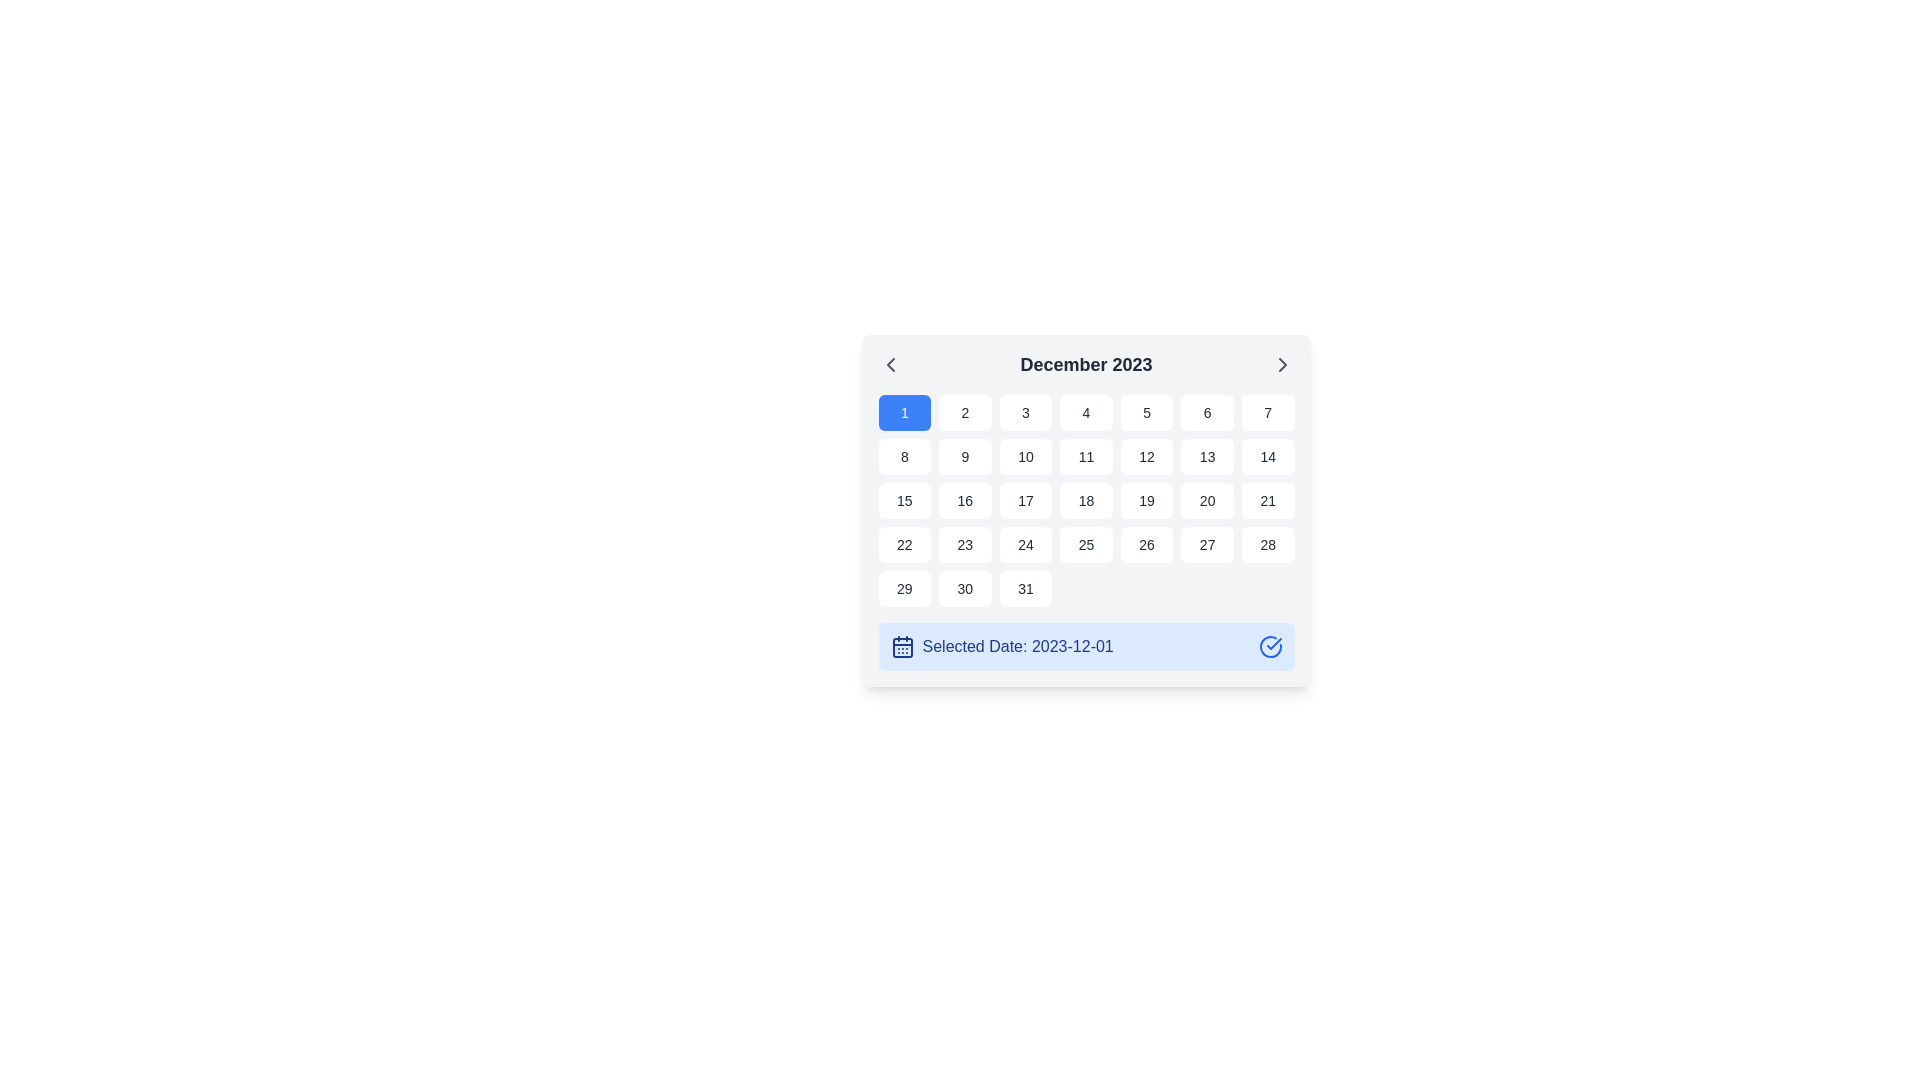 The image size is (1920, 1080). What do you see at coordinates (1147, 500) in the screenshot?
I see `the button representing the 19th date in the calendar grid` at bounding box center [1147, 500].